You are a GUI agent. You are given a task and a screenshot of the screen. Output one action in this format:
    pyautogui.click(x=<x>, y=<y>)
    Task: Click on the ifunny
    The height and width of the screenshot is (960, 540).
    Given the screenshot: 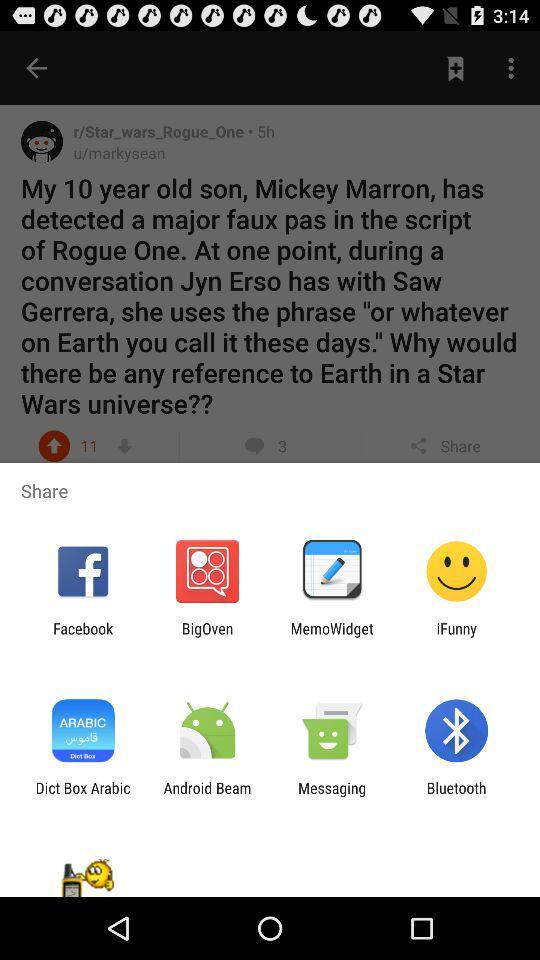 What is the action you would take?
    pyautogui.click(x=456, y=636)
    